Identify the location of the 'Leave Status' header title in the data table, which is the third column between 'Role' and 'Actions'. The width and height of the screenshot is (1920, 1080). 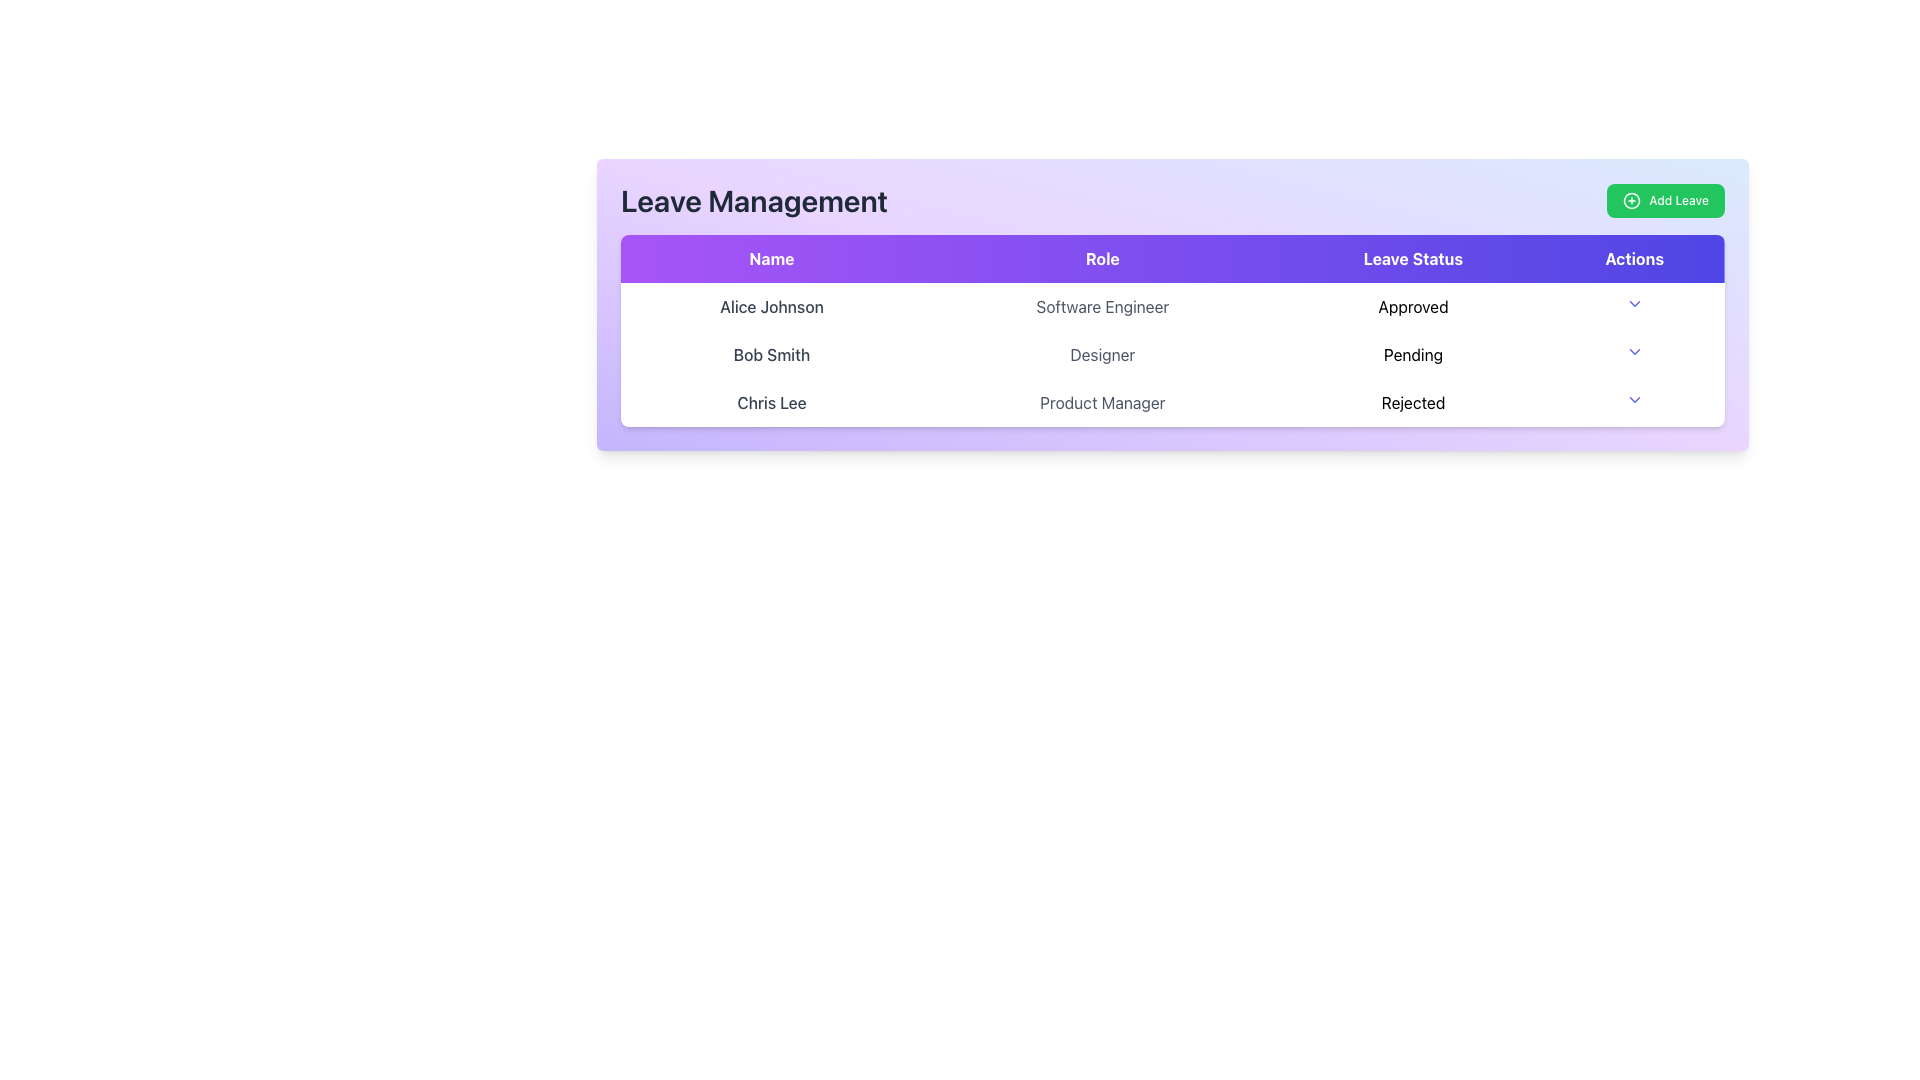
(1412, 257).